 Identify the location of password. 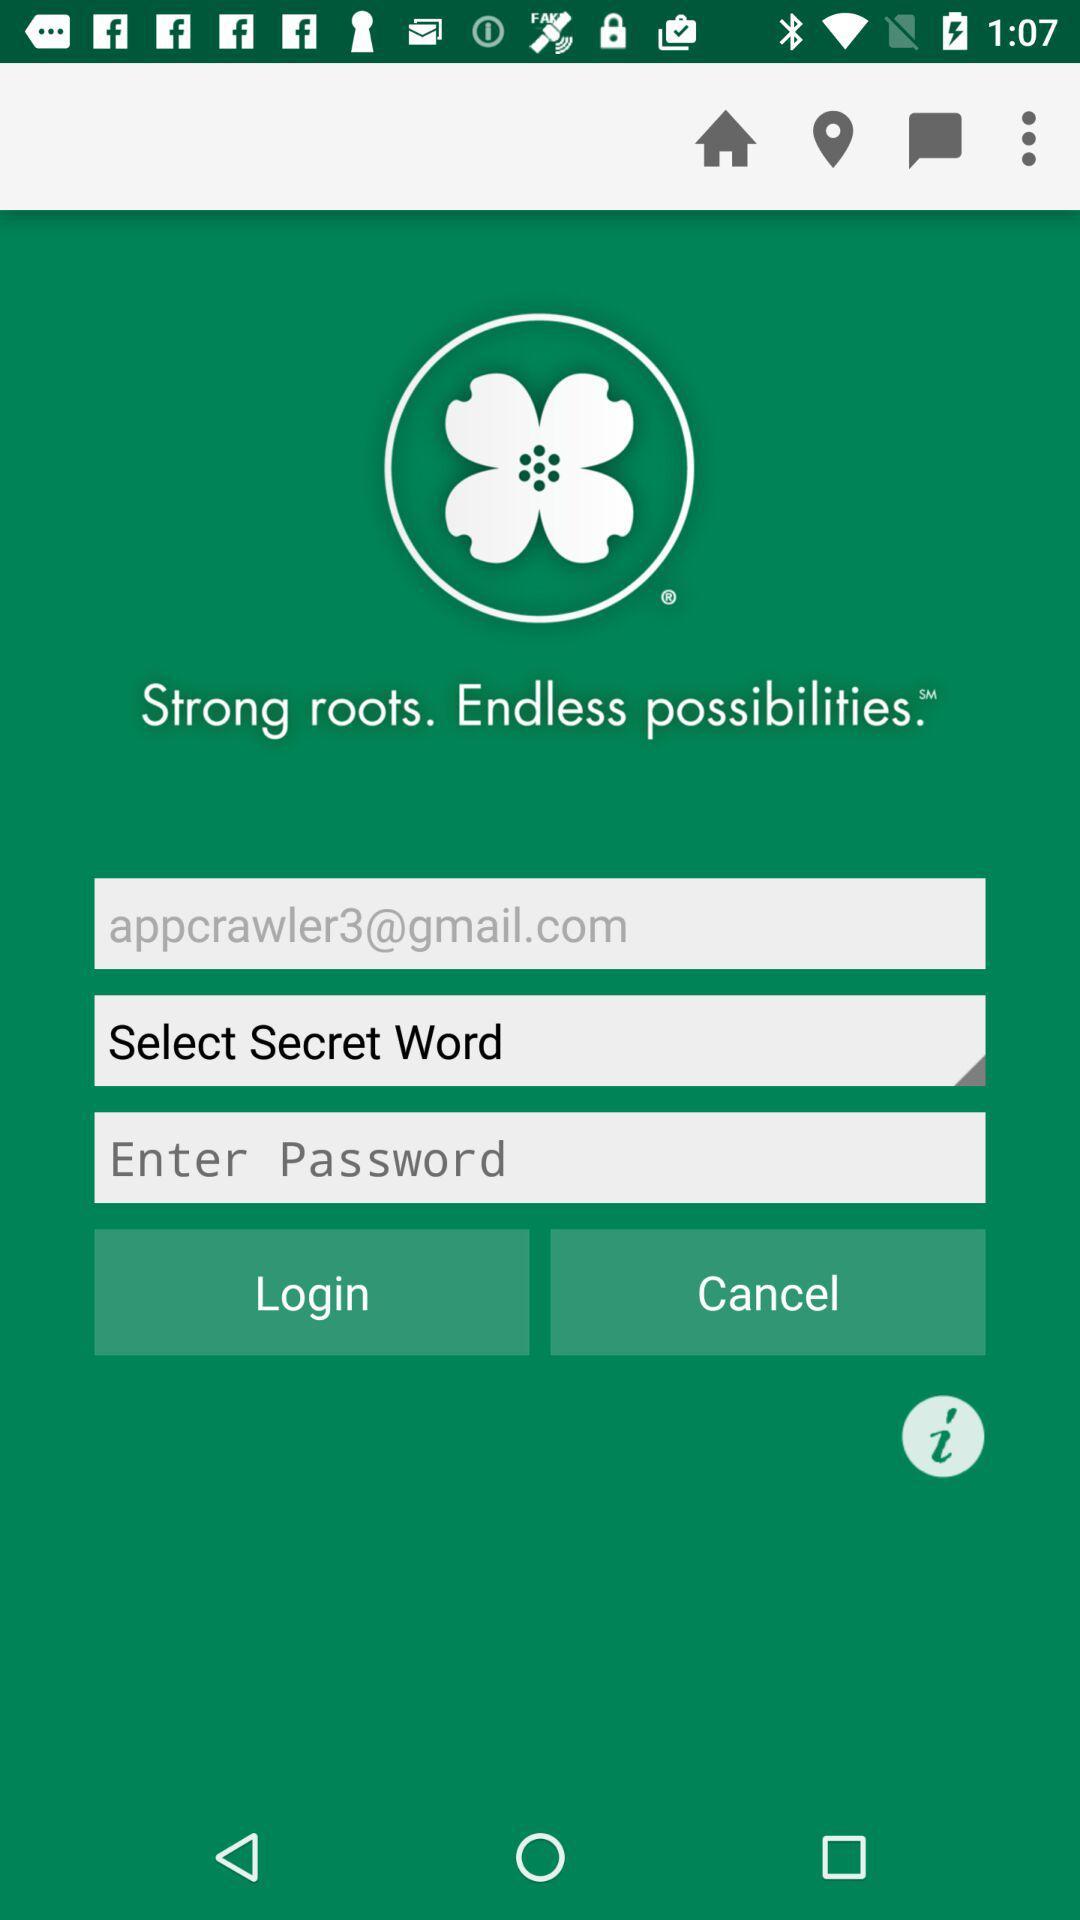
(540, 1157).